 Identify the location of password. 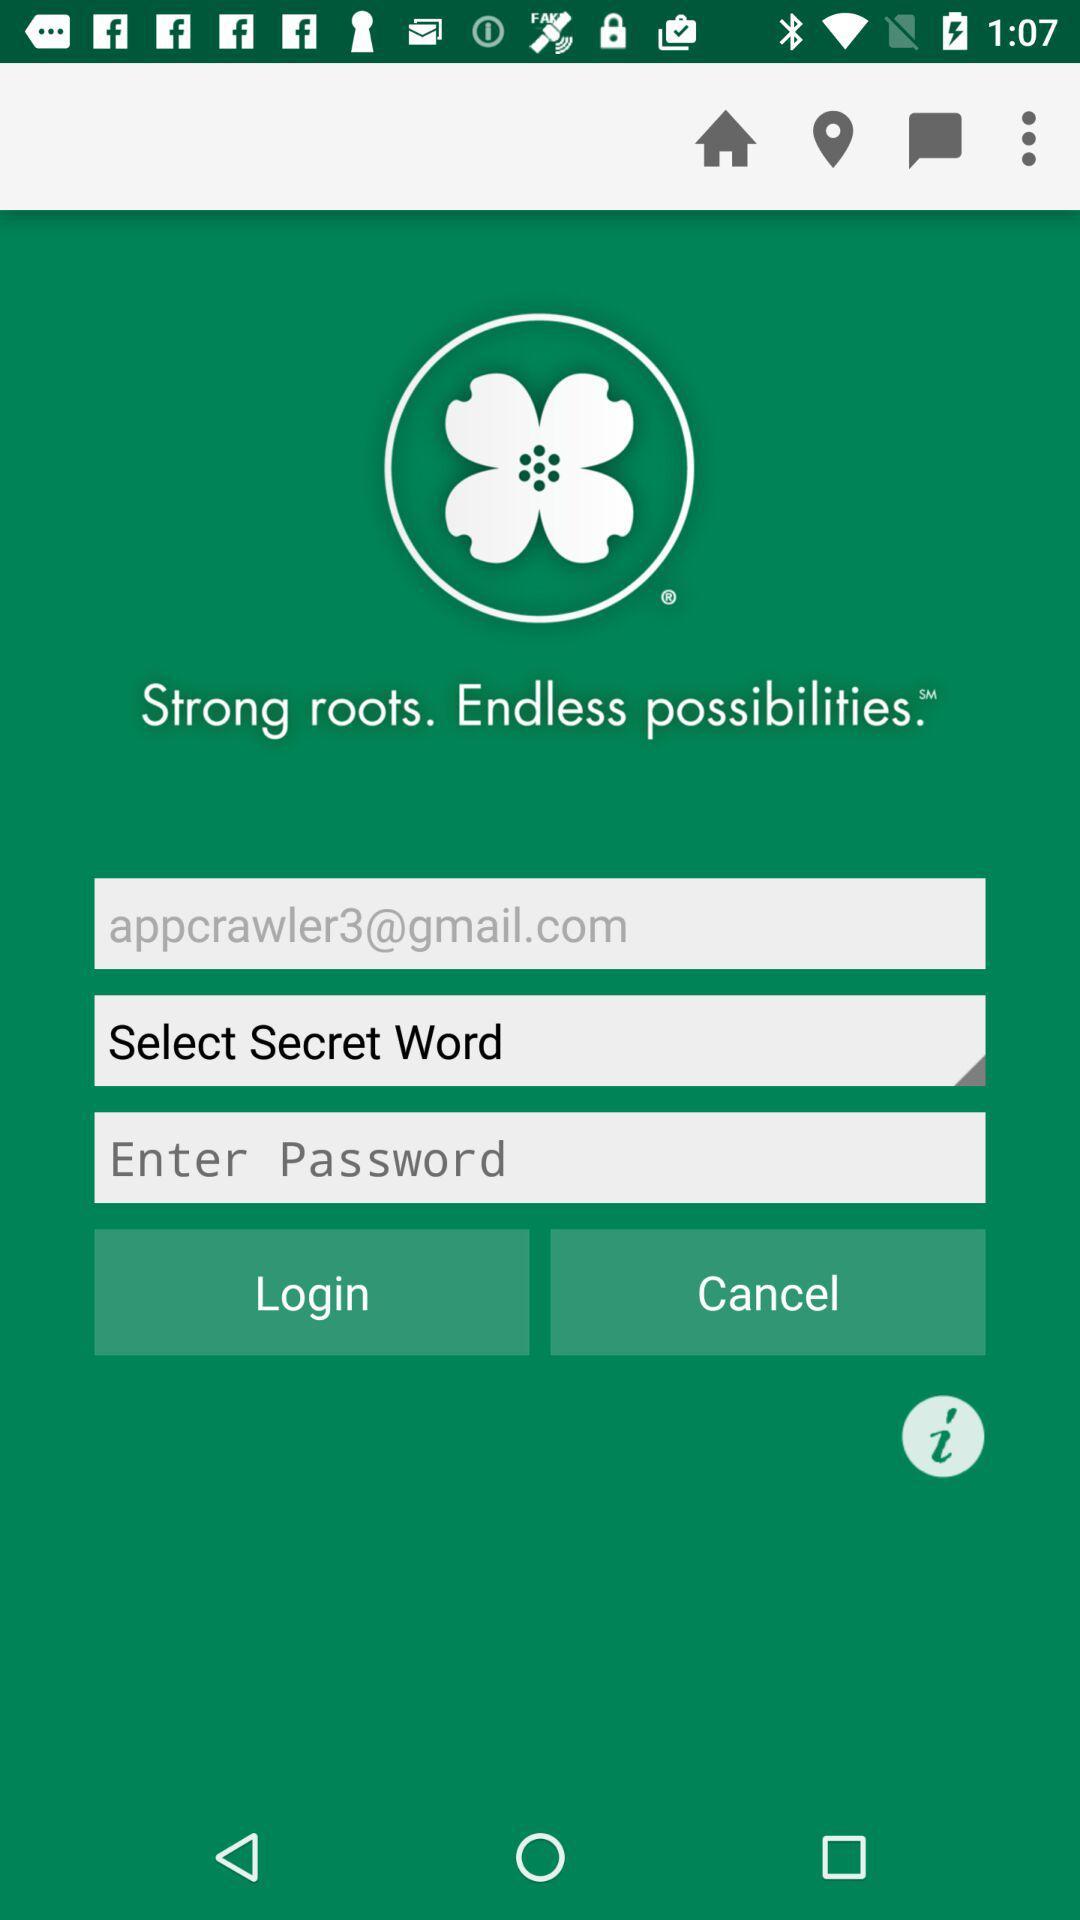
(540, 1157).